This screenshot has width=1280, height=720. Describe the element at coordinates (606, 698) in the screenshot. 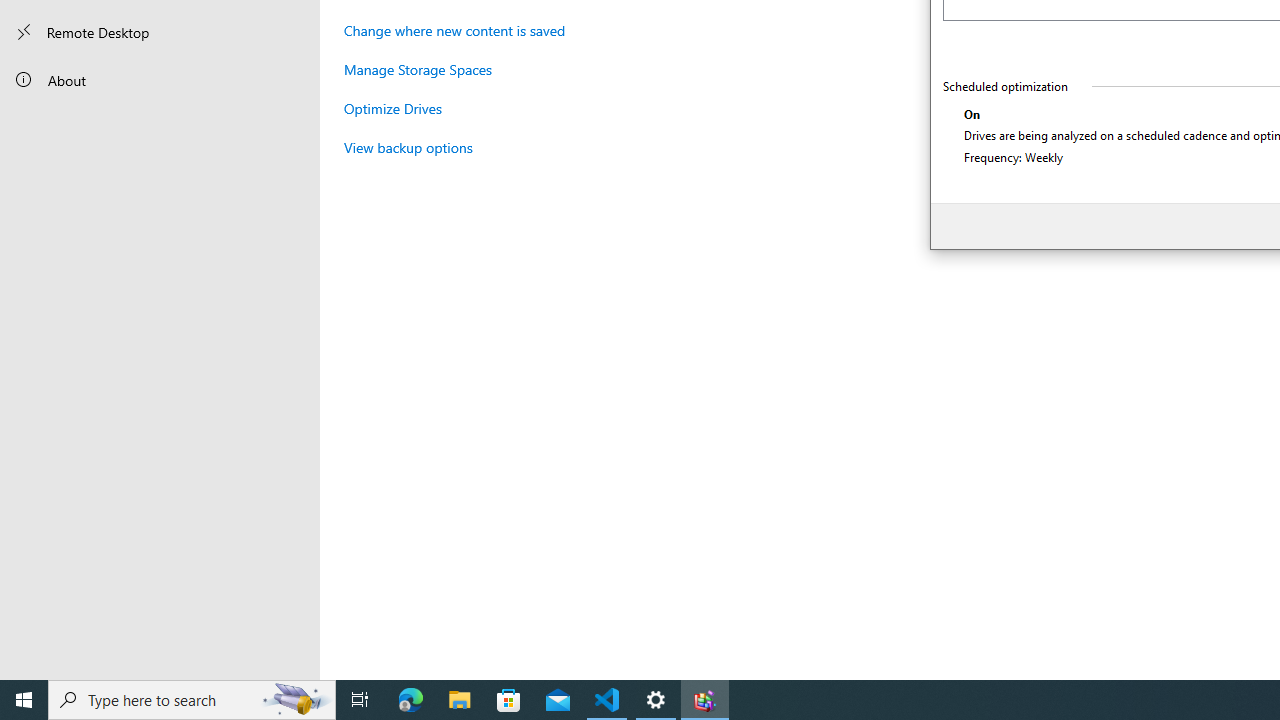

I see `'Visual Studio Code - 1 running window'` at that location.